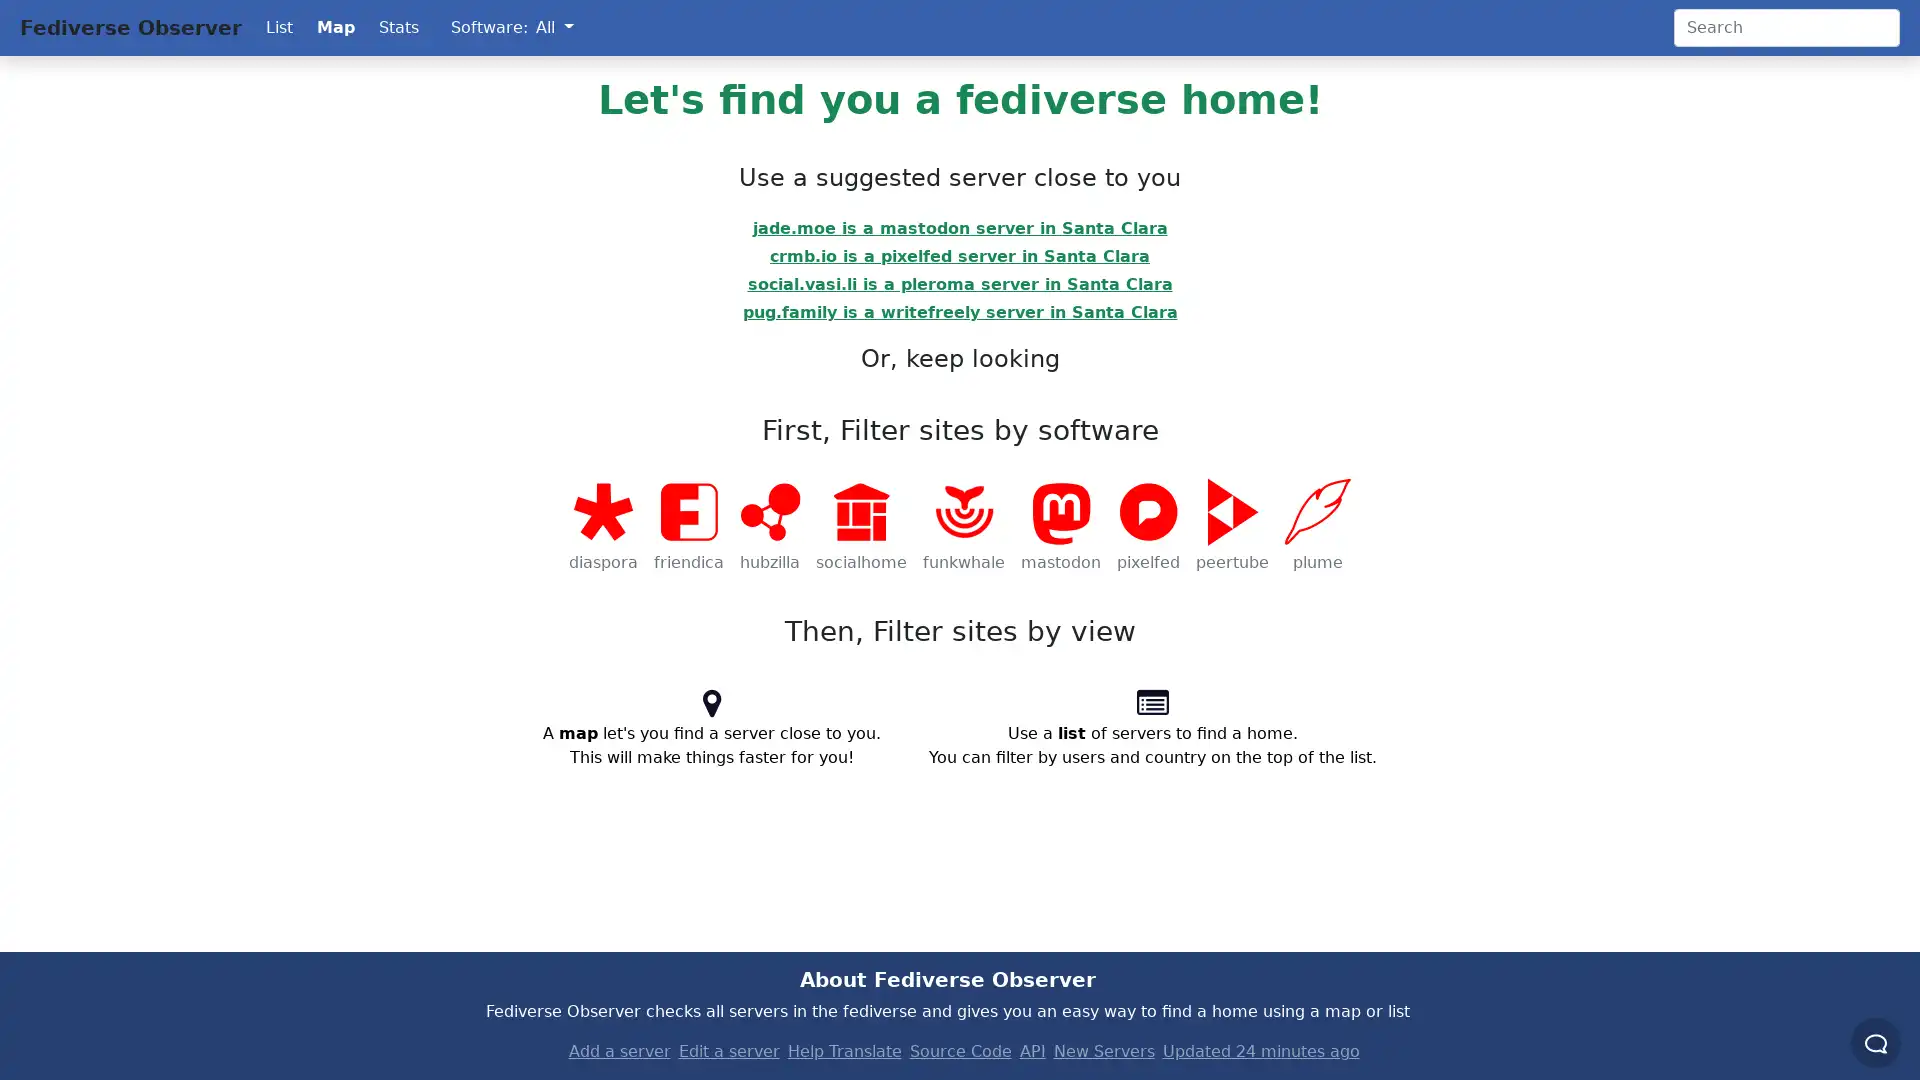 Image resolution: width=1920 pixels, height=1080 pixels. Describe the element at coordinates (554, 27) in the screenshot. I see `All` at that location.